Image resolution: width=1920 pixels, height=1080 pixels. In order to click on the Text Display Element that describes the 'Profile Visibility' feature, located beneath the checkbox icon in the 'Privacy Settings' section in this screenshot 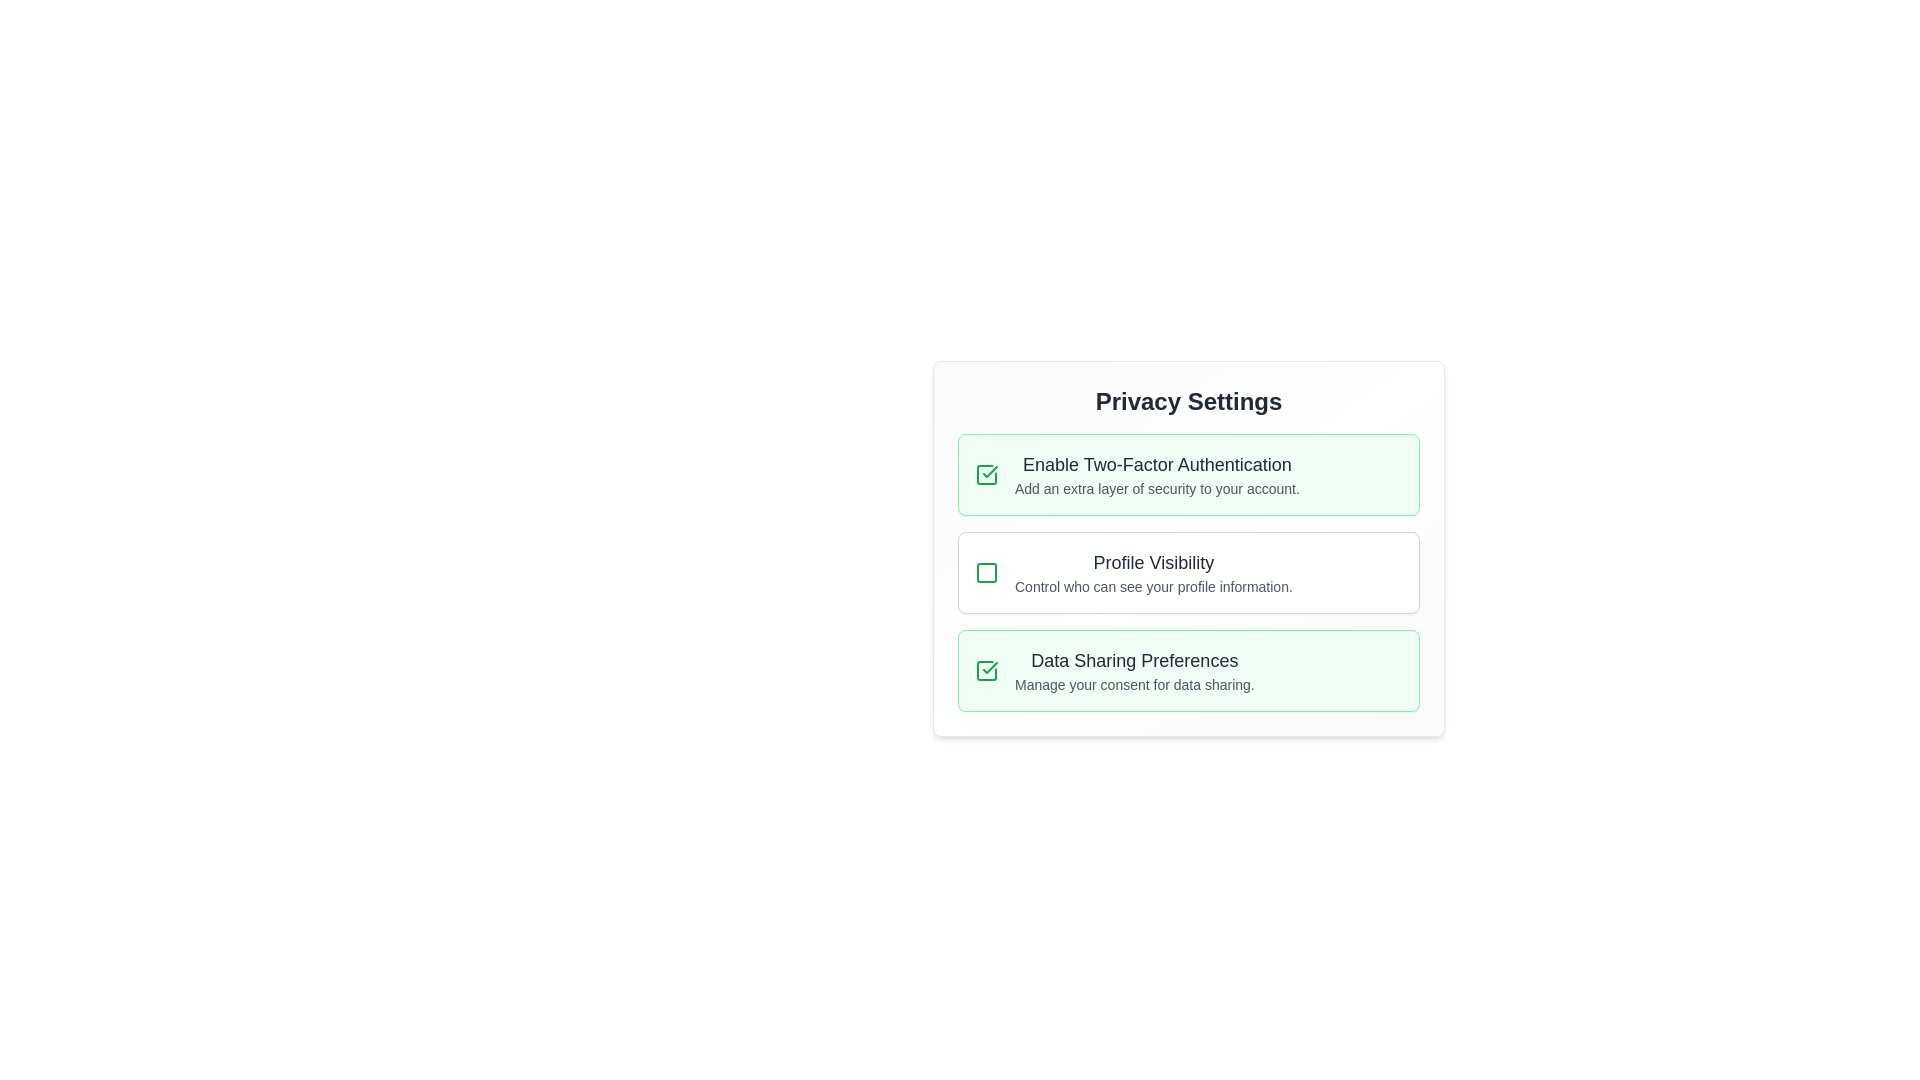, I will do `click(1153, 573)`.